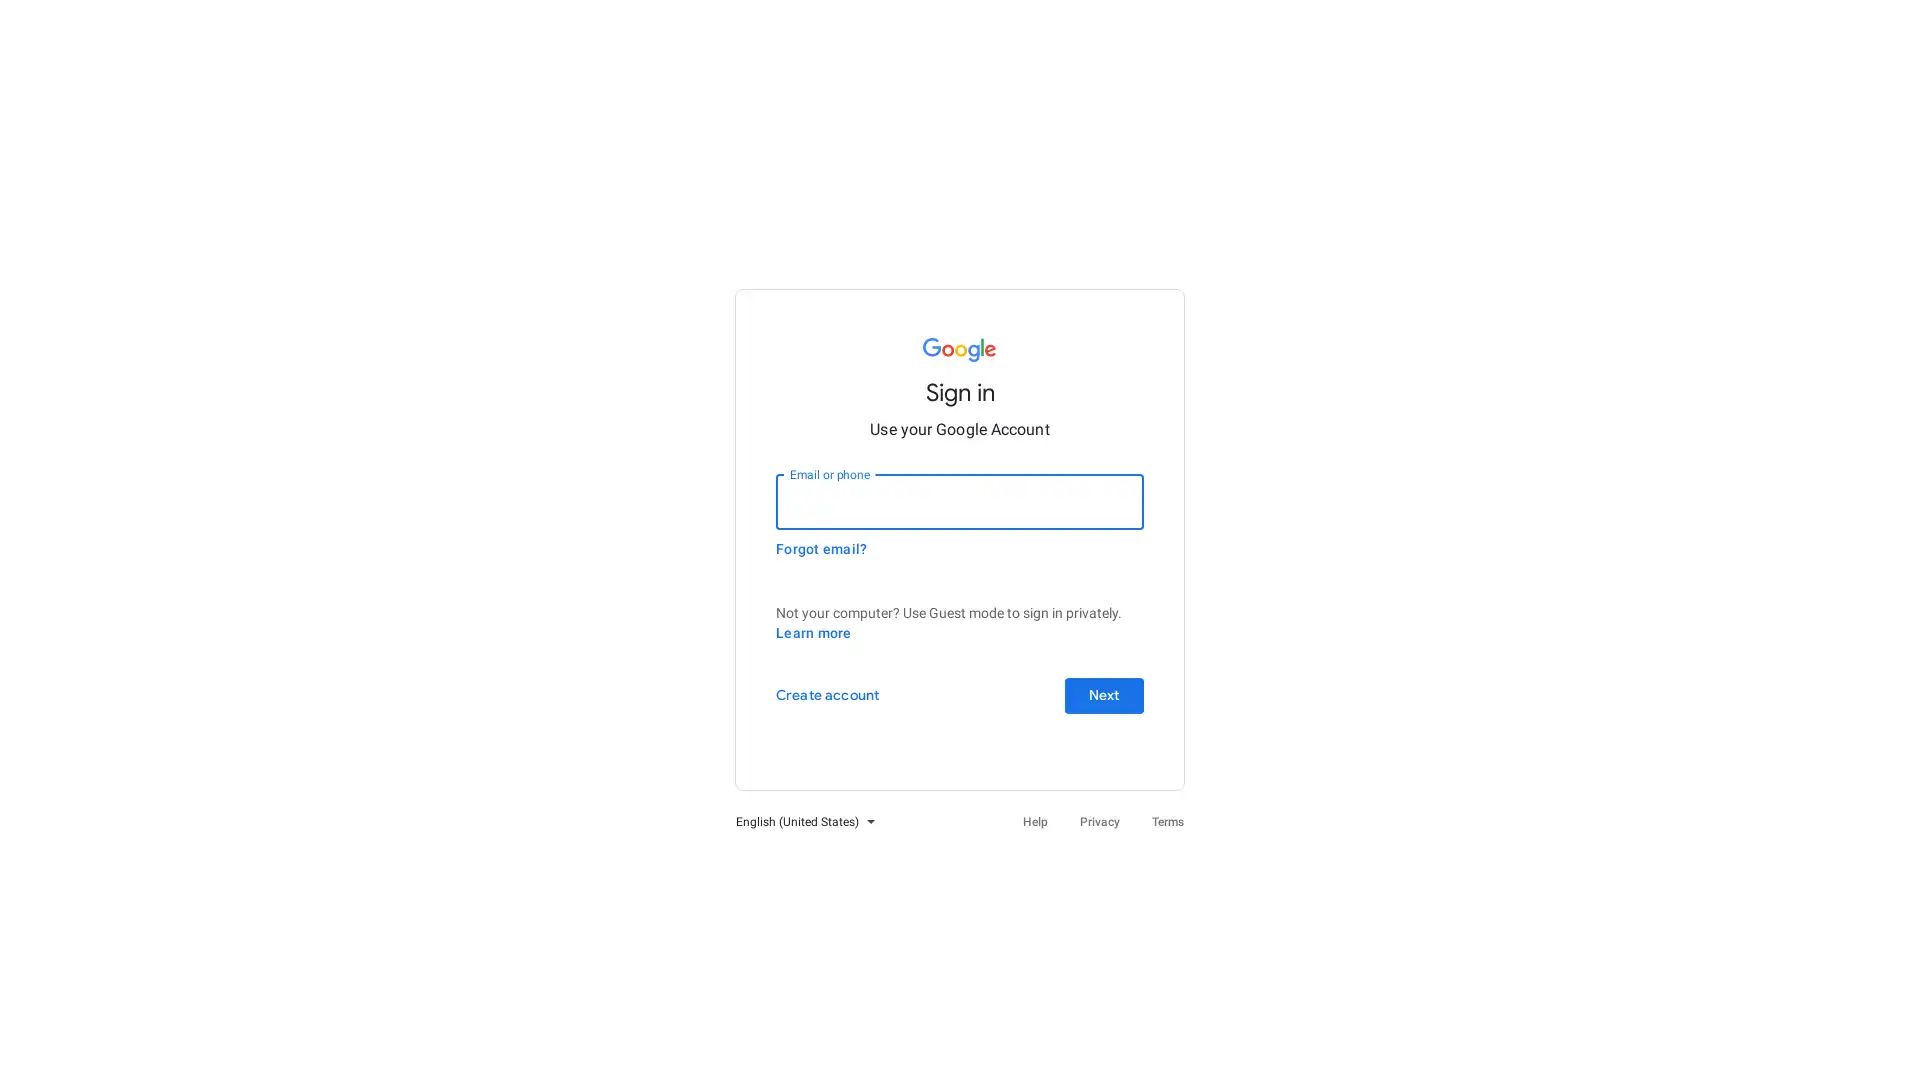  Describe the element at coordinates (1103, 693) in the screenshot. I see `Next` at that location.